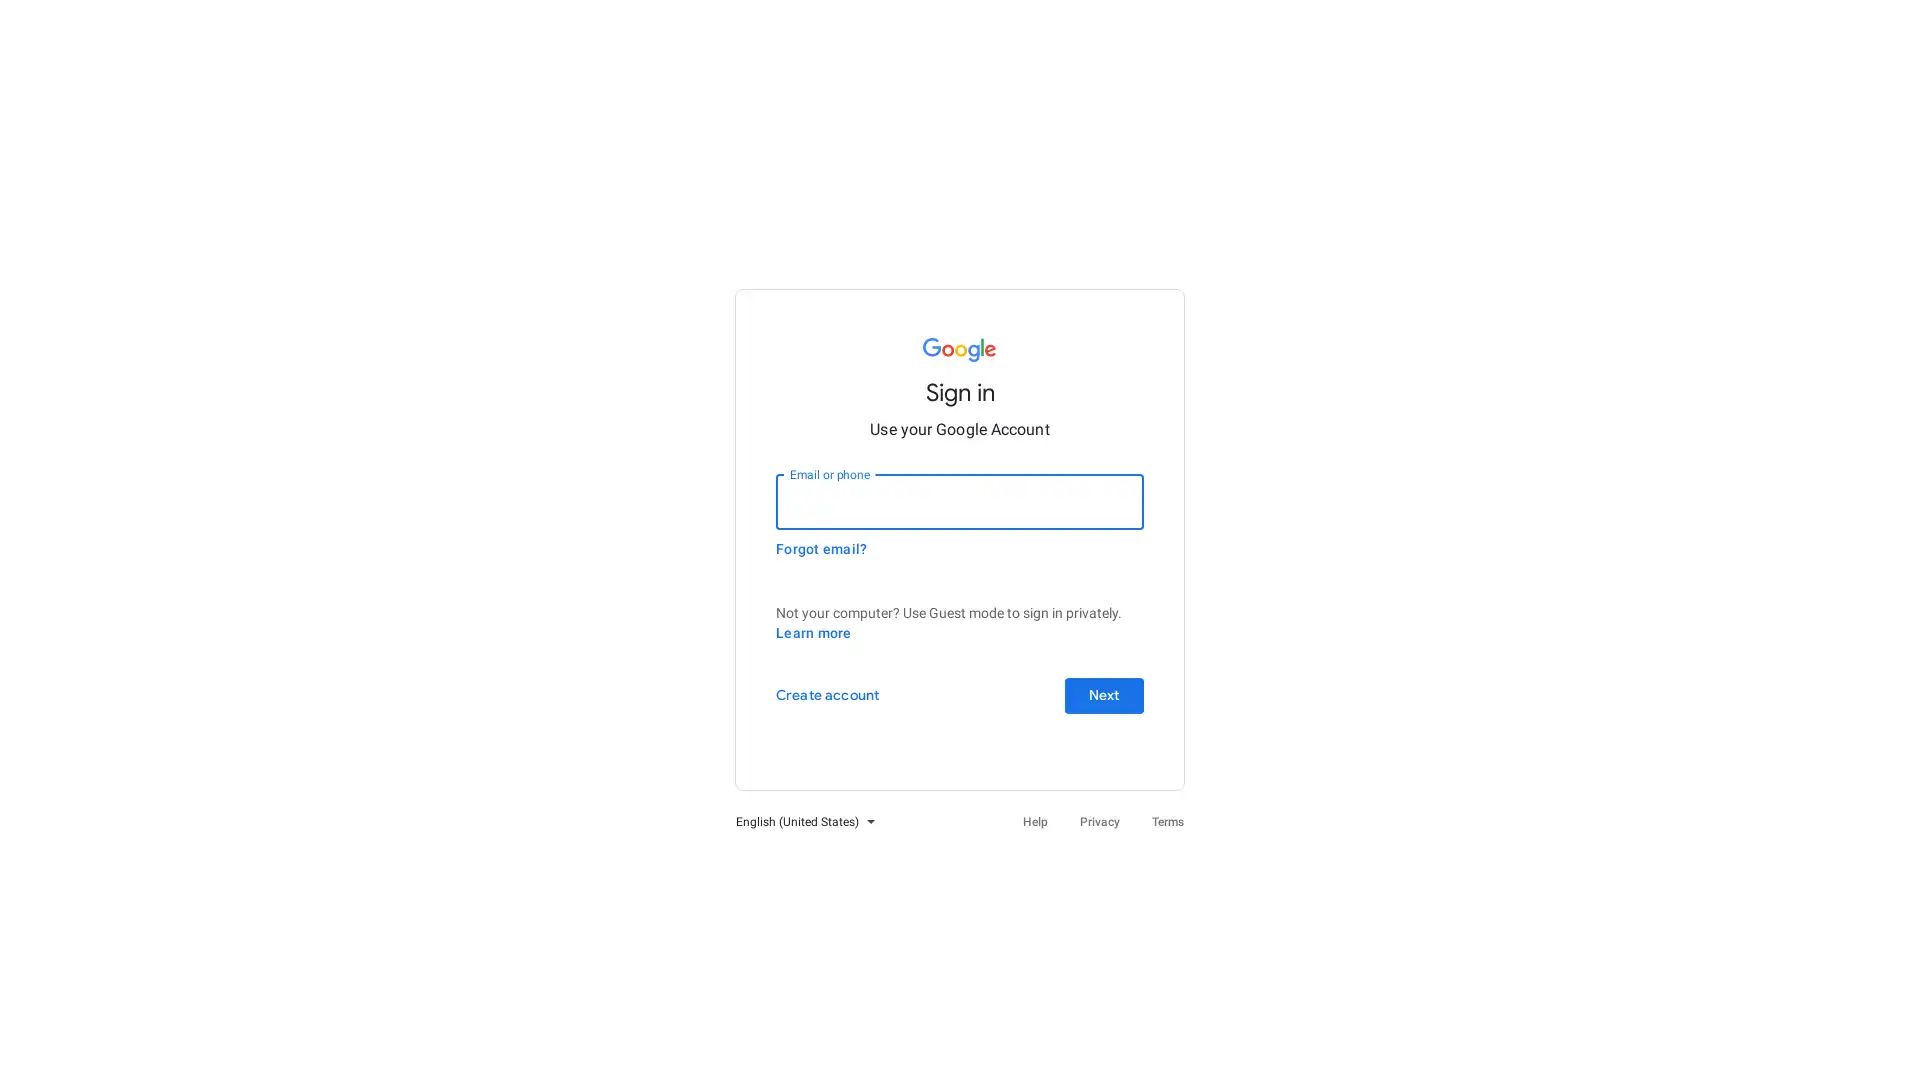  Describe the element at coordinates (1103, 693) in the screenshot. I see `Next` at that location.